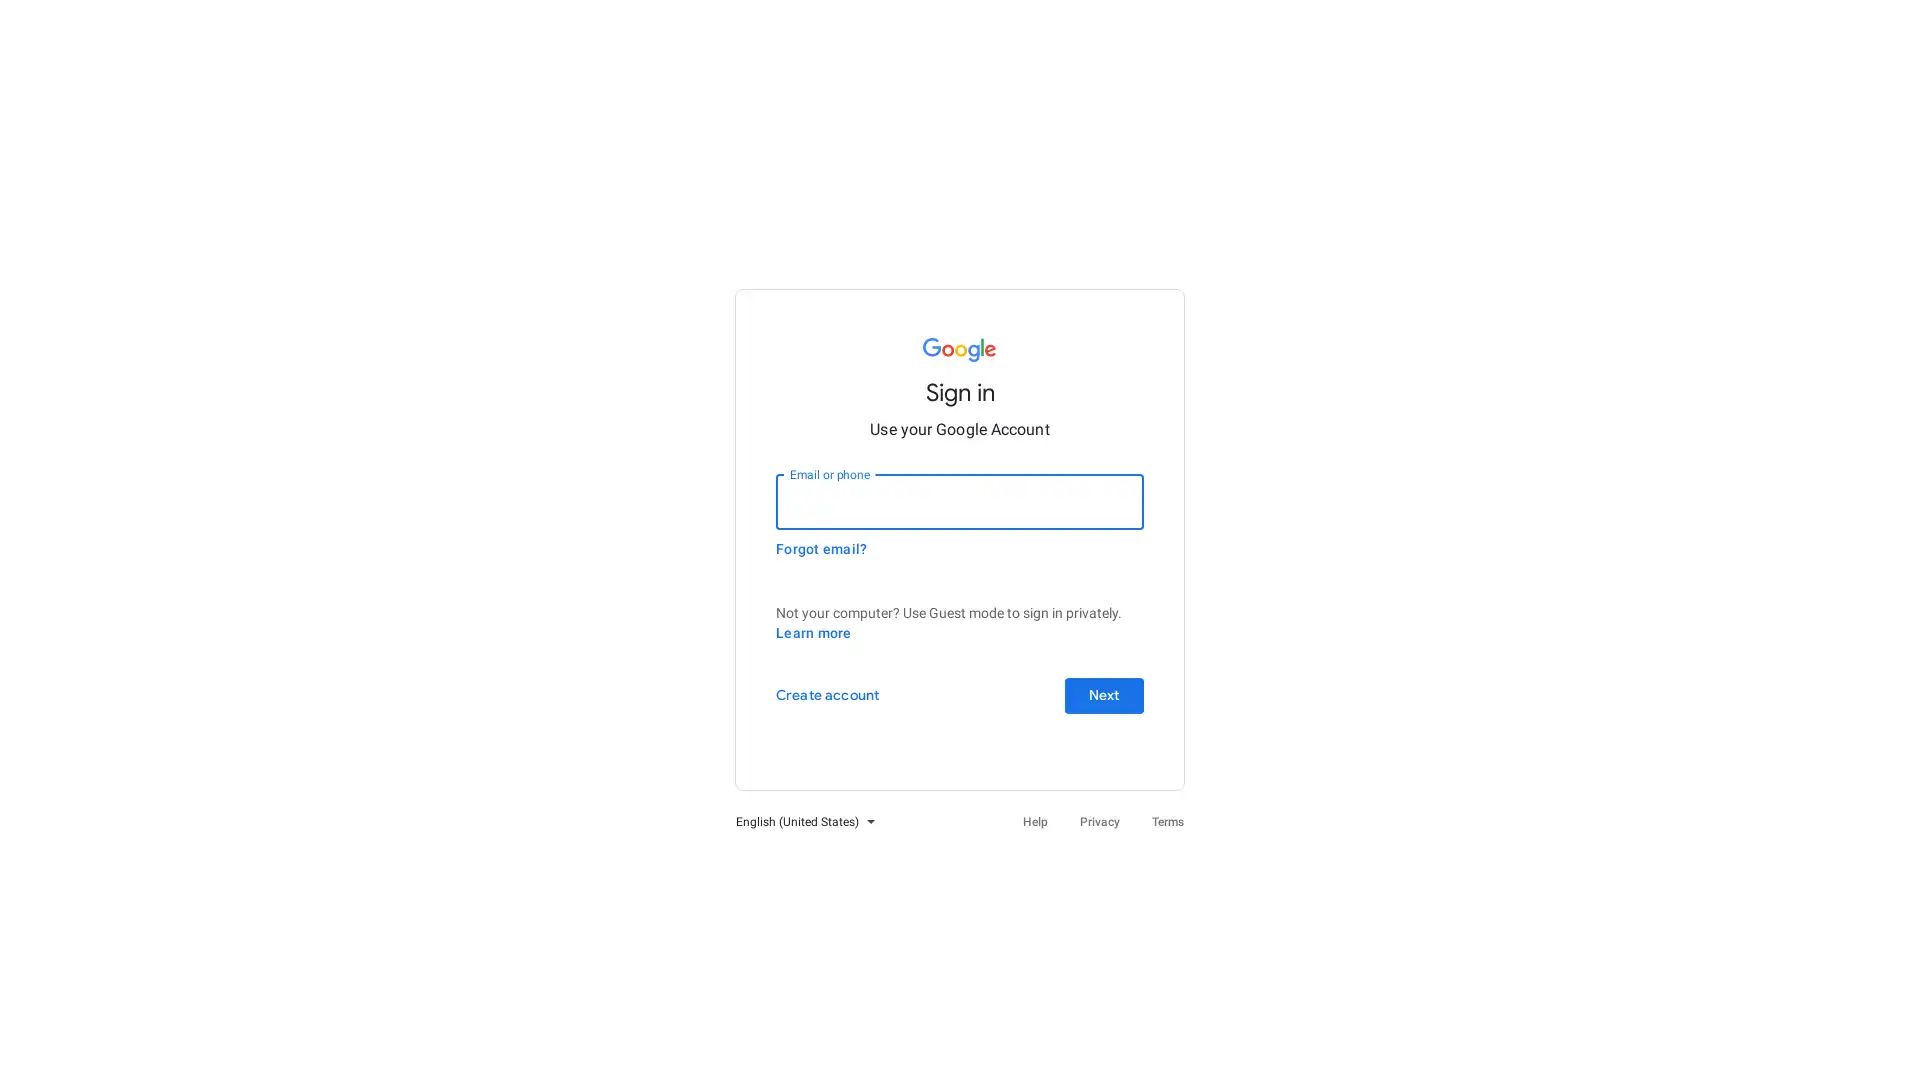  Describe the element at coordinates (1103, 693) in the screenshot. I see `Next` at that location.